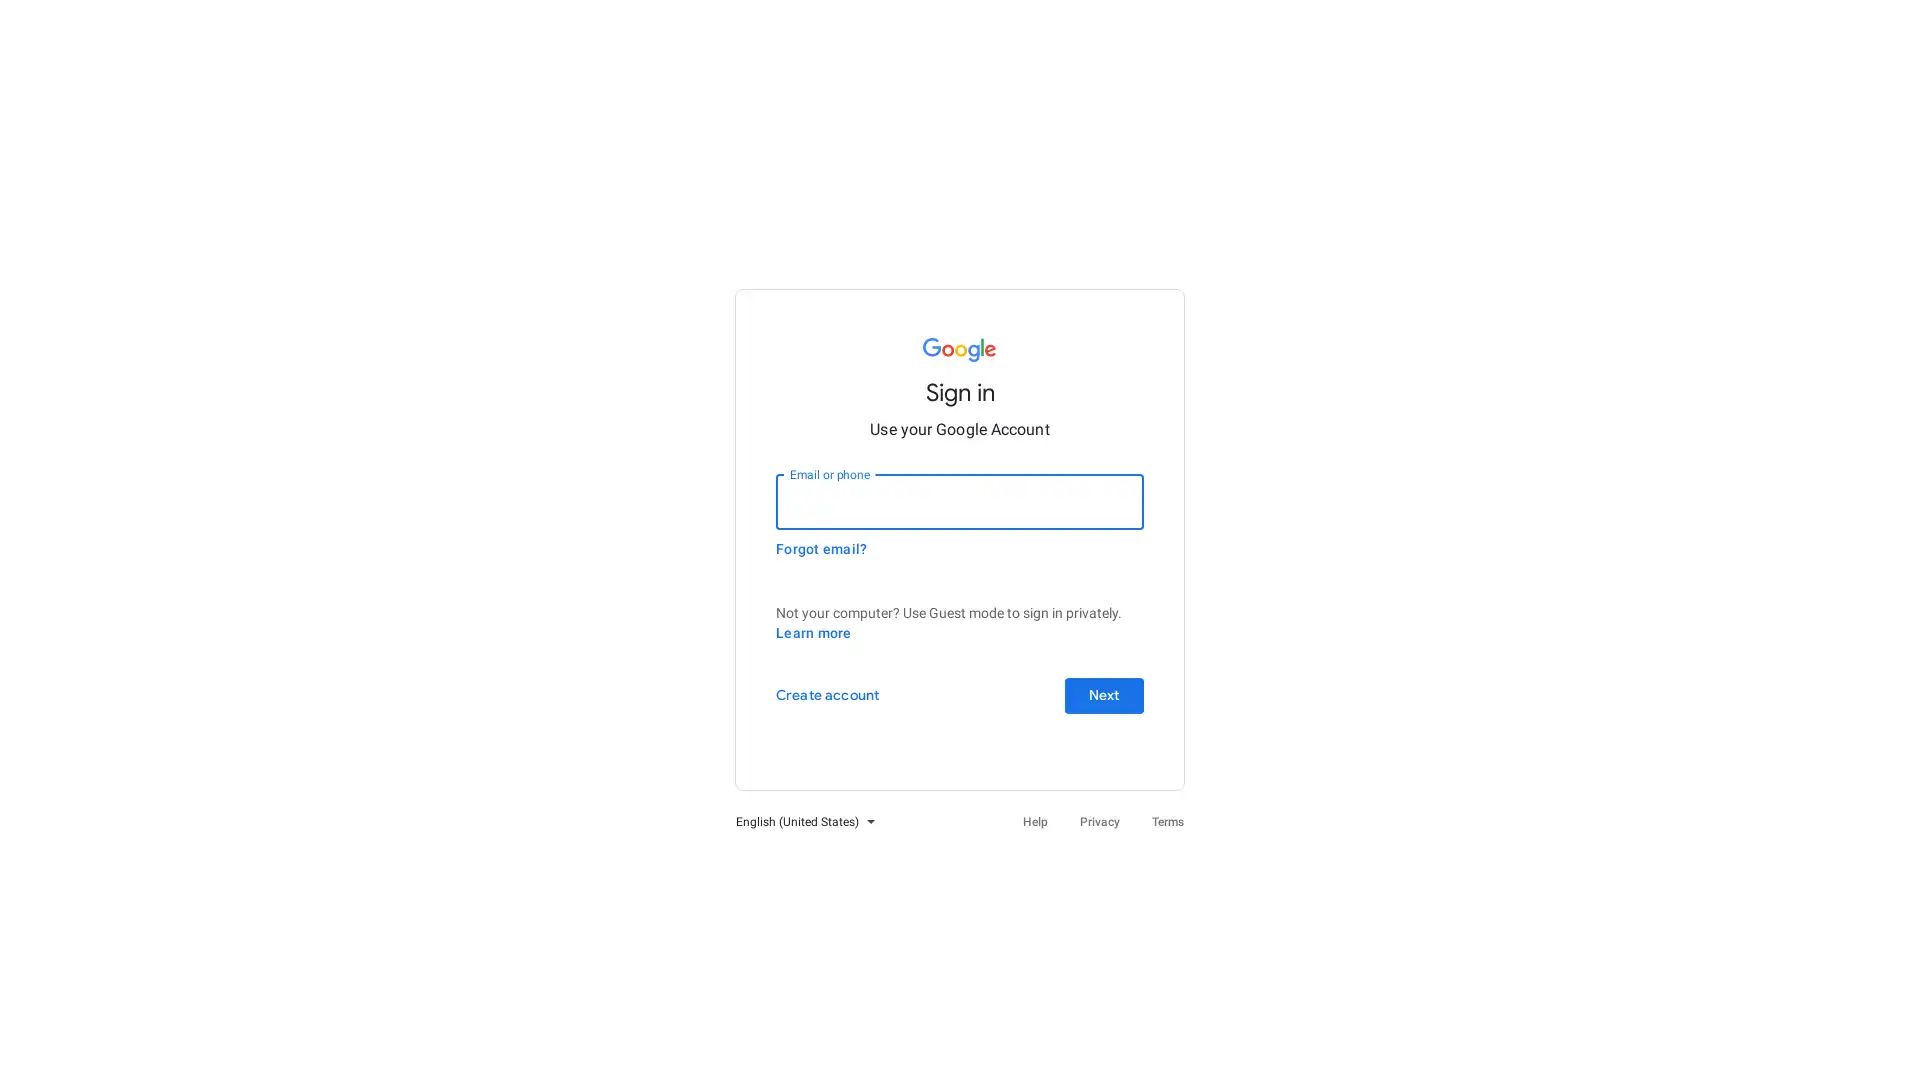  Describe the element at coordinates (1103, 693) in the screenshot. I see `Next` at that location.